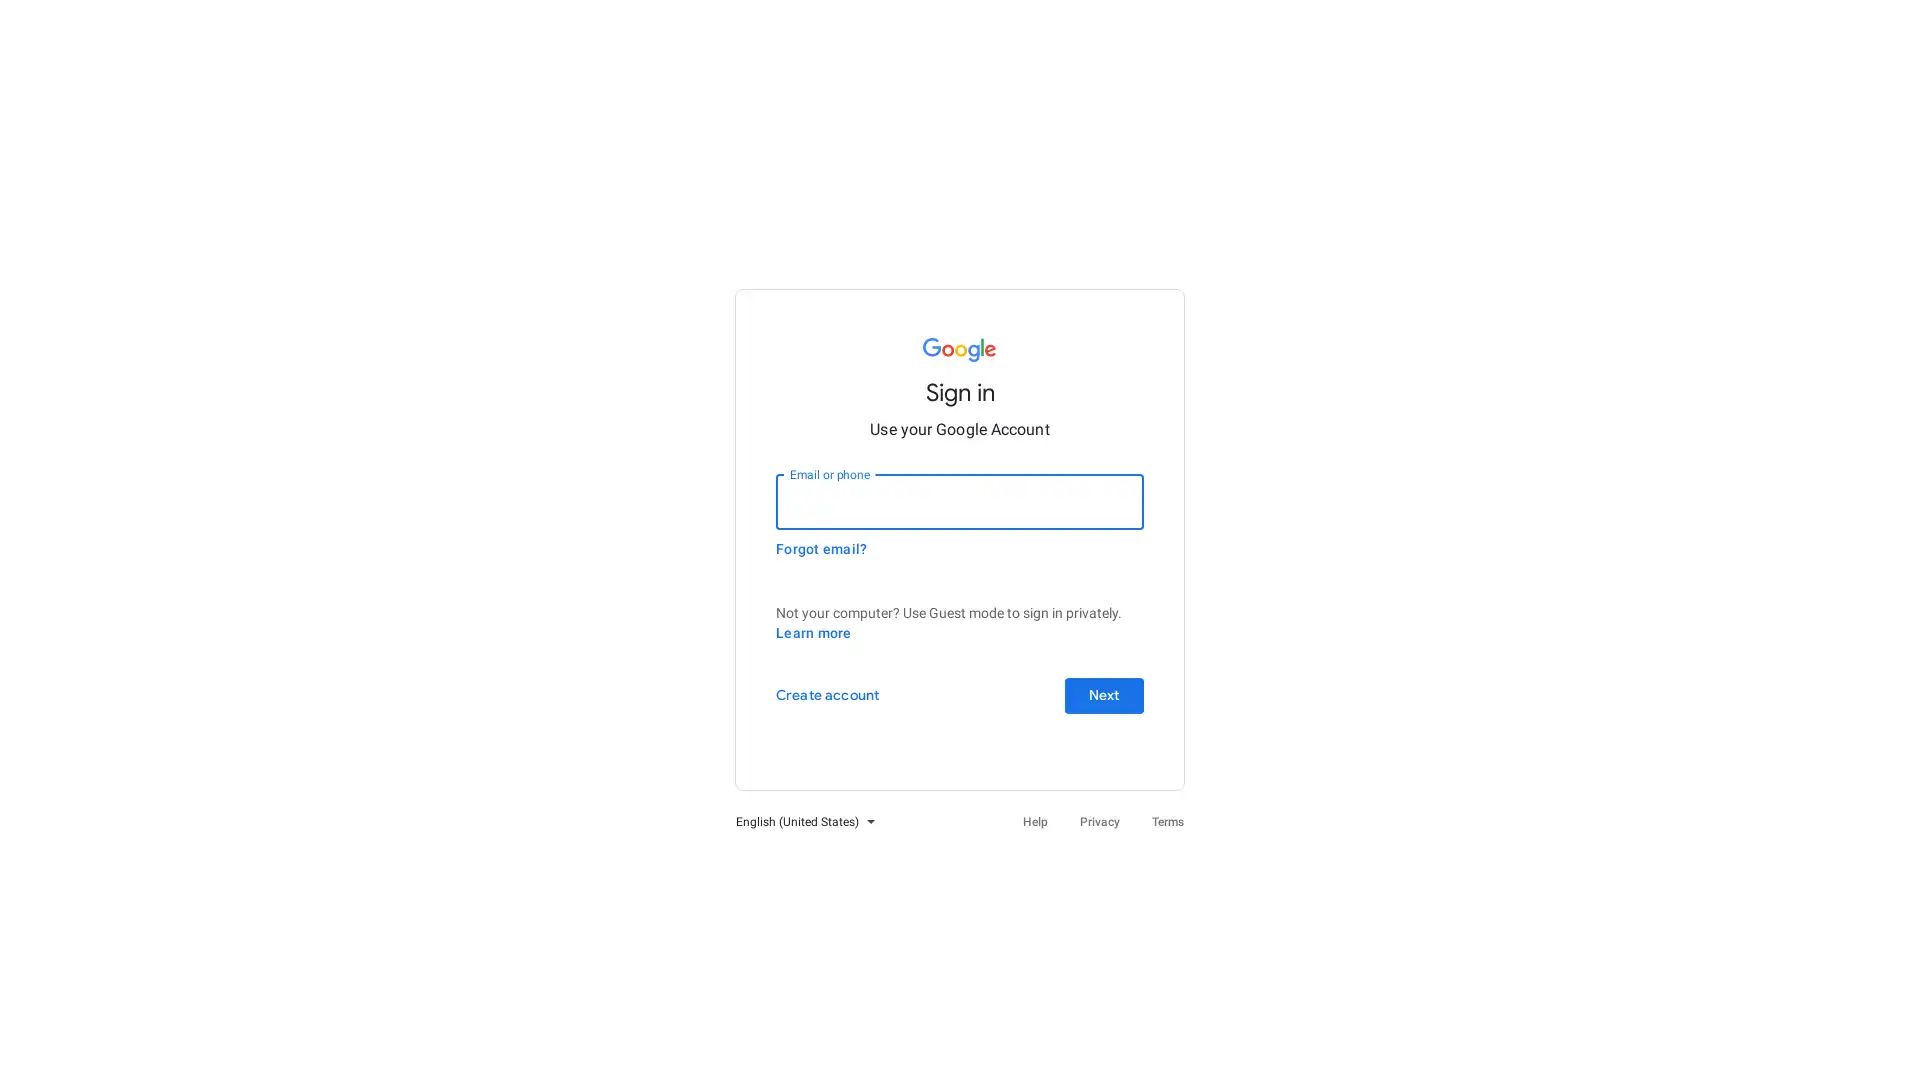  Describe the element at coordinates (1103, 693) in the screenshot. I see `Next` at that location.